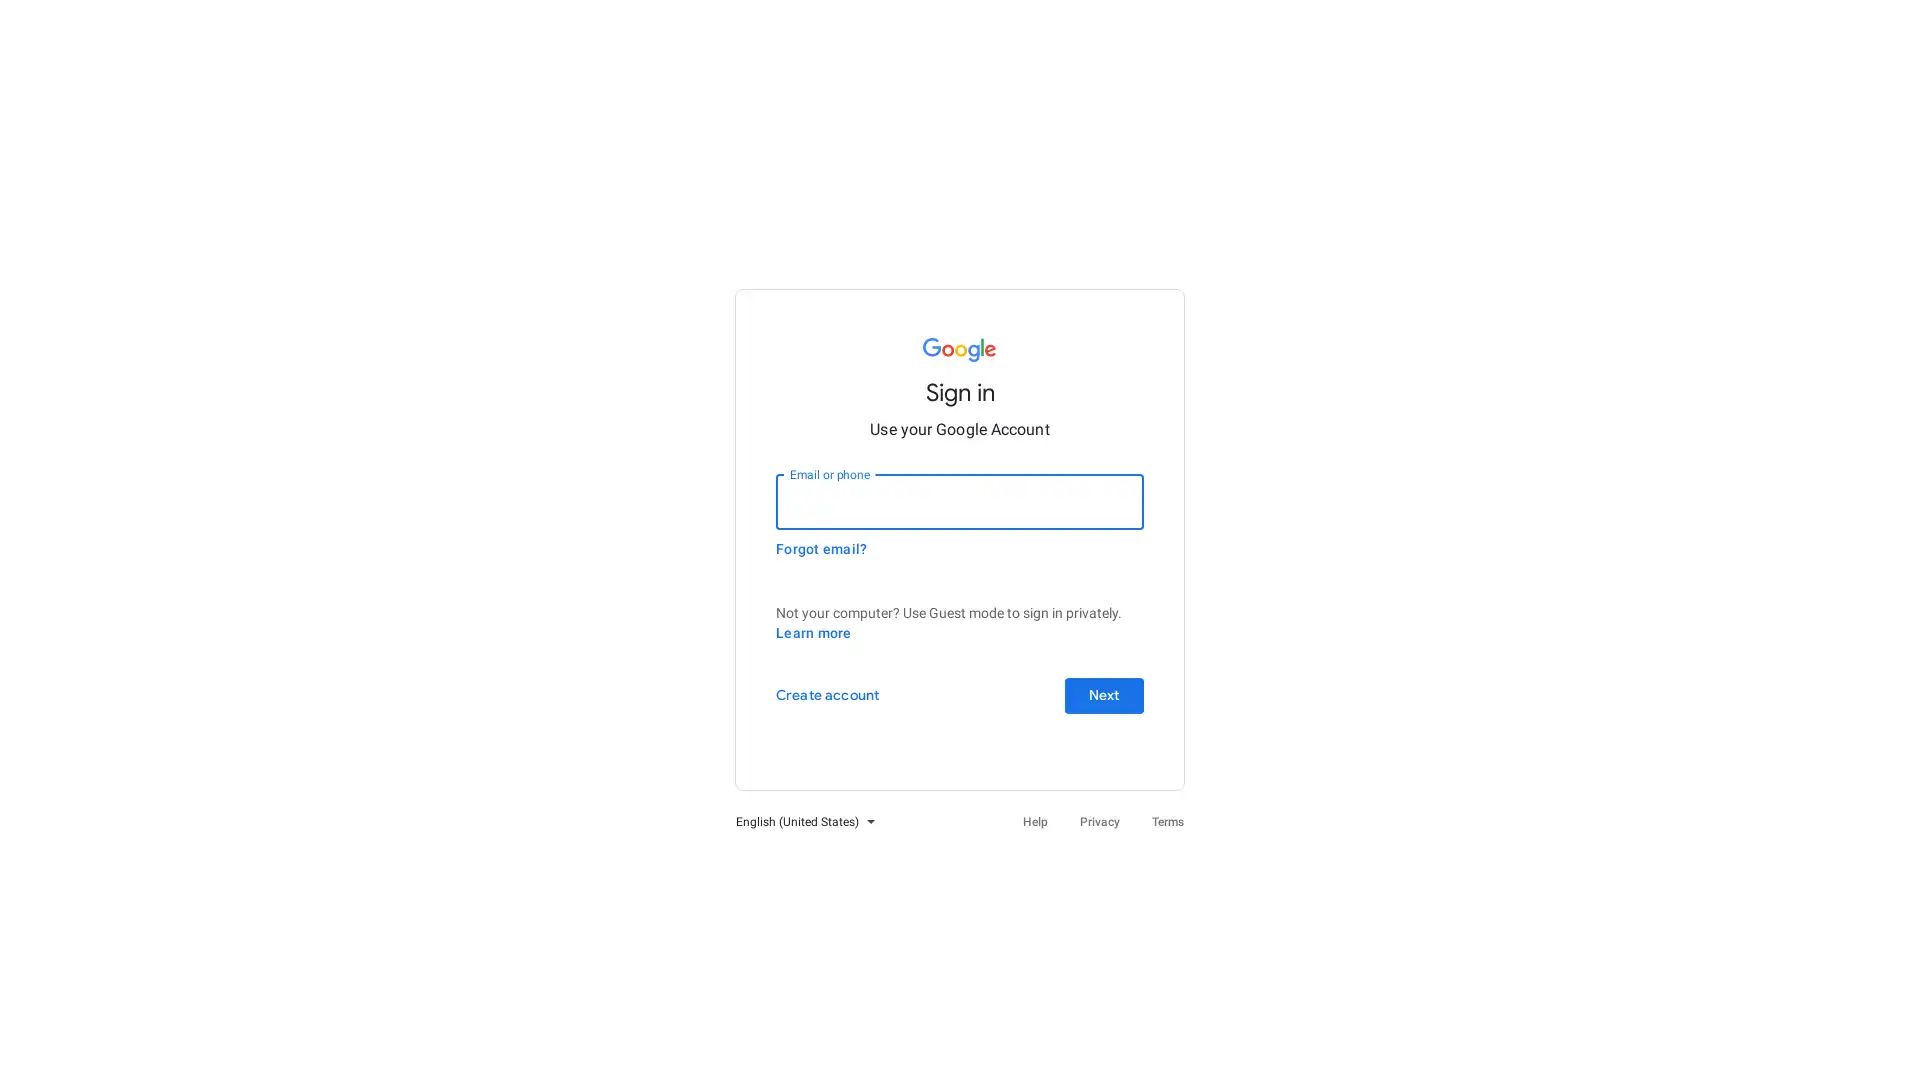  Describe the element at coordinates (1103, 693) in the screenshot. I see `Next` at that location.